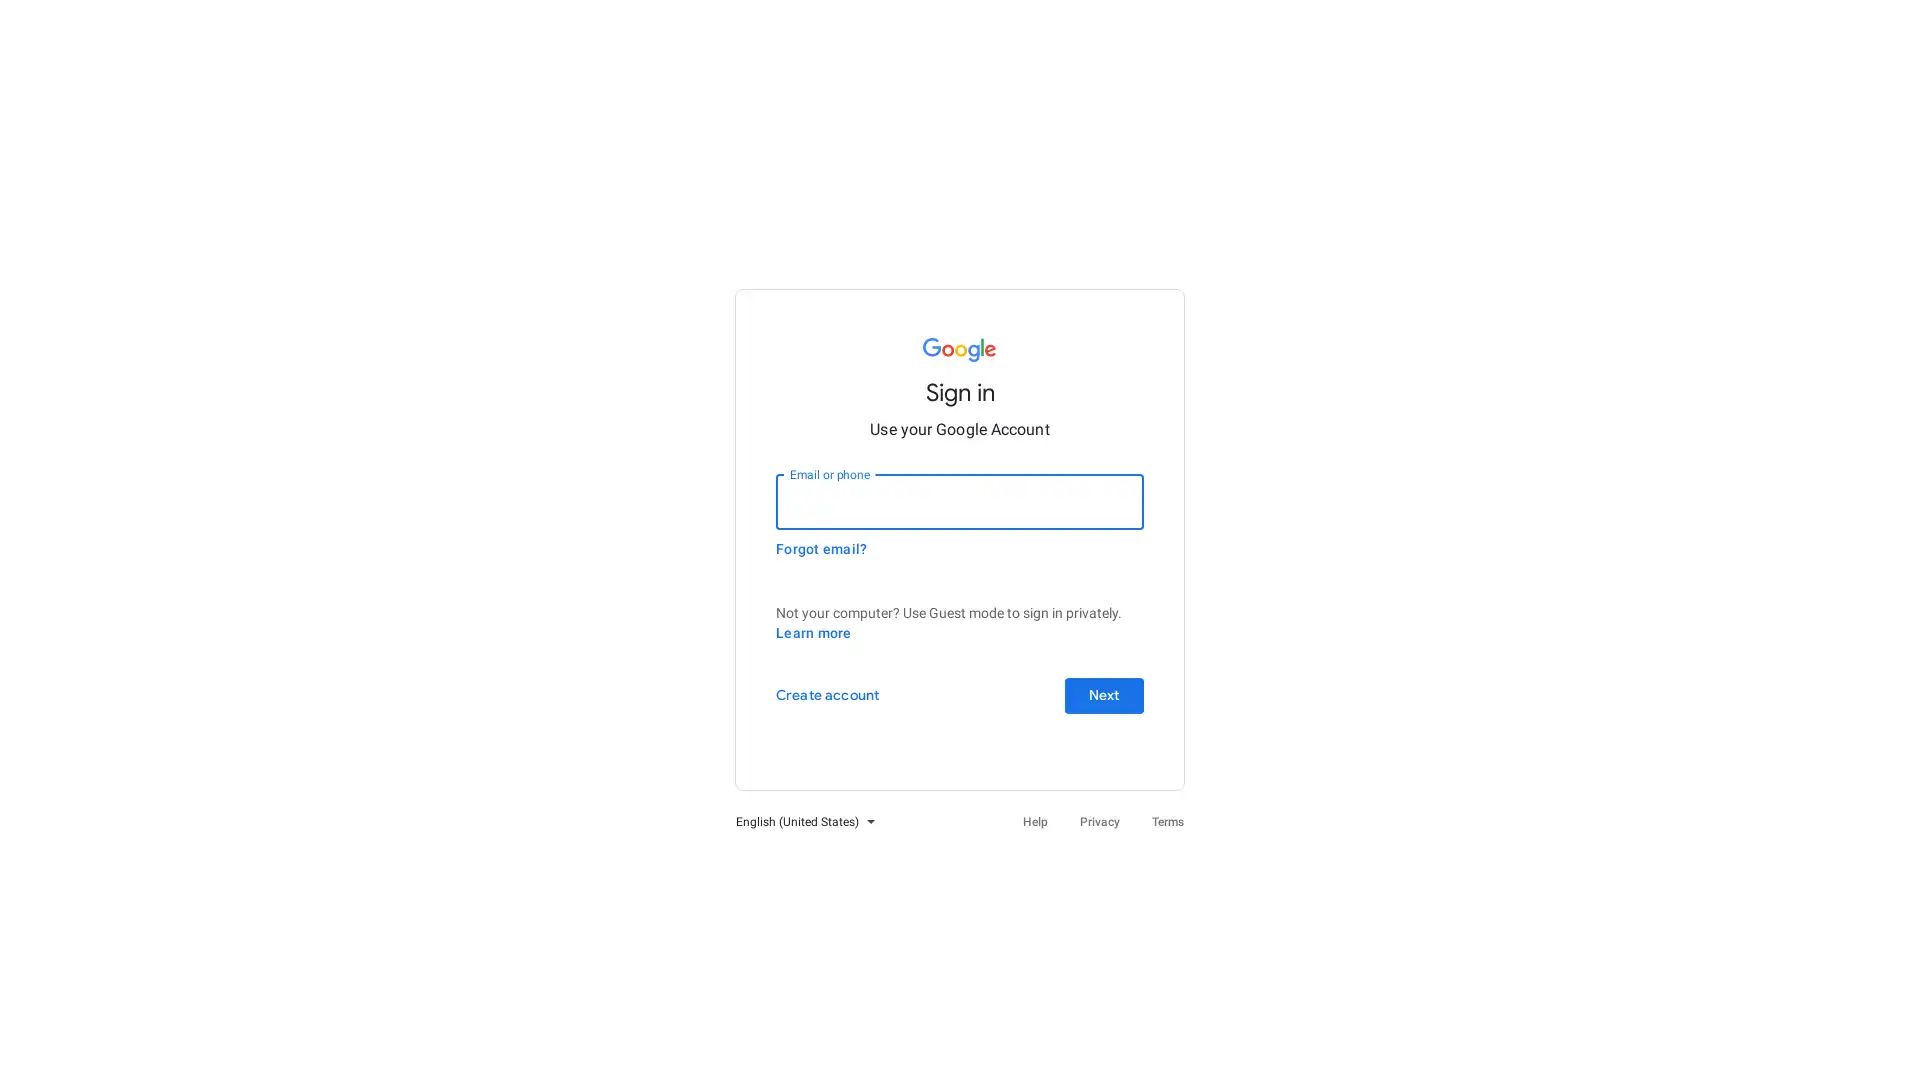  Describe the element at coordinates (1103, 693) in the screenshot. I see `Next` at that location.